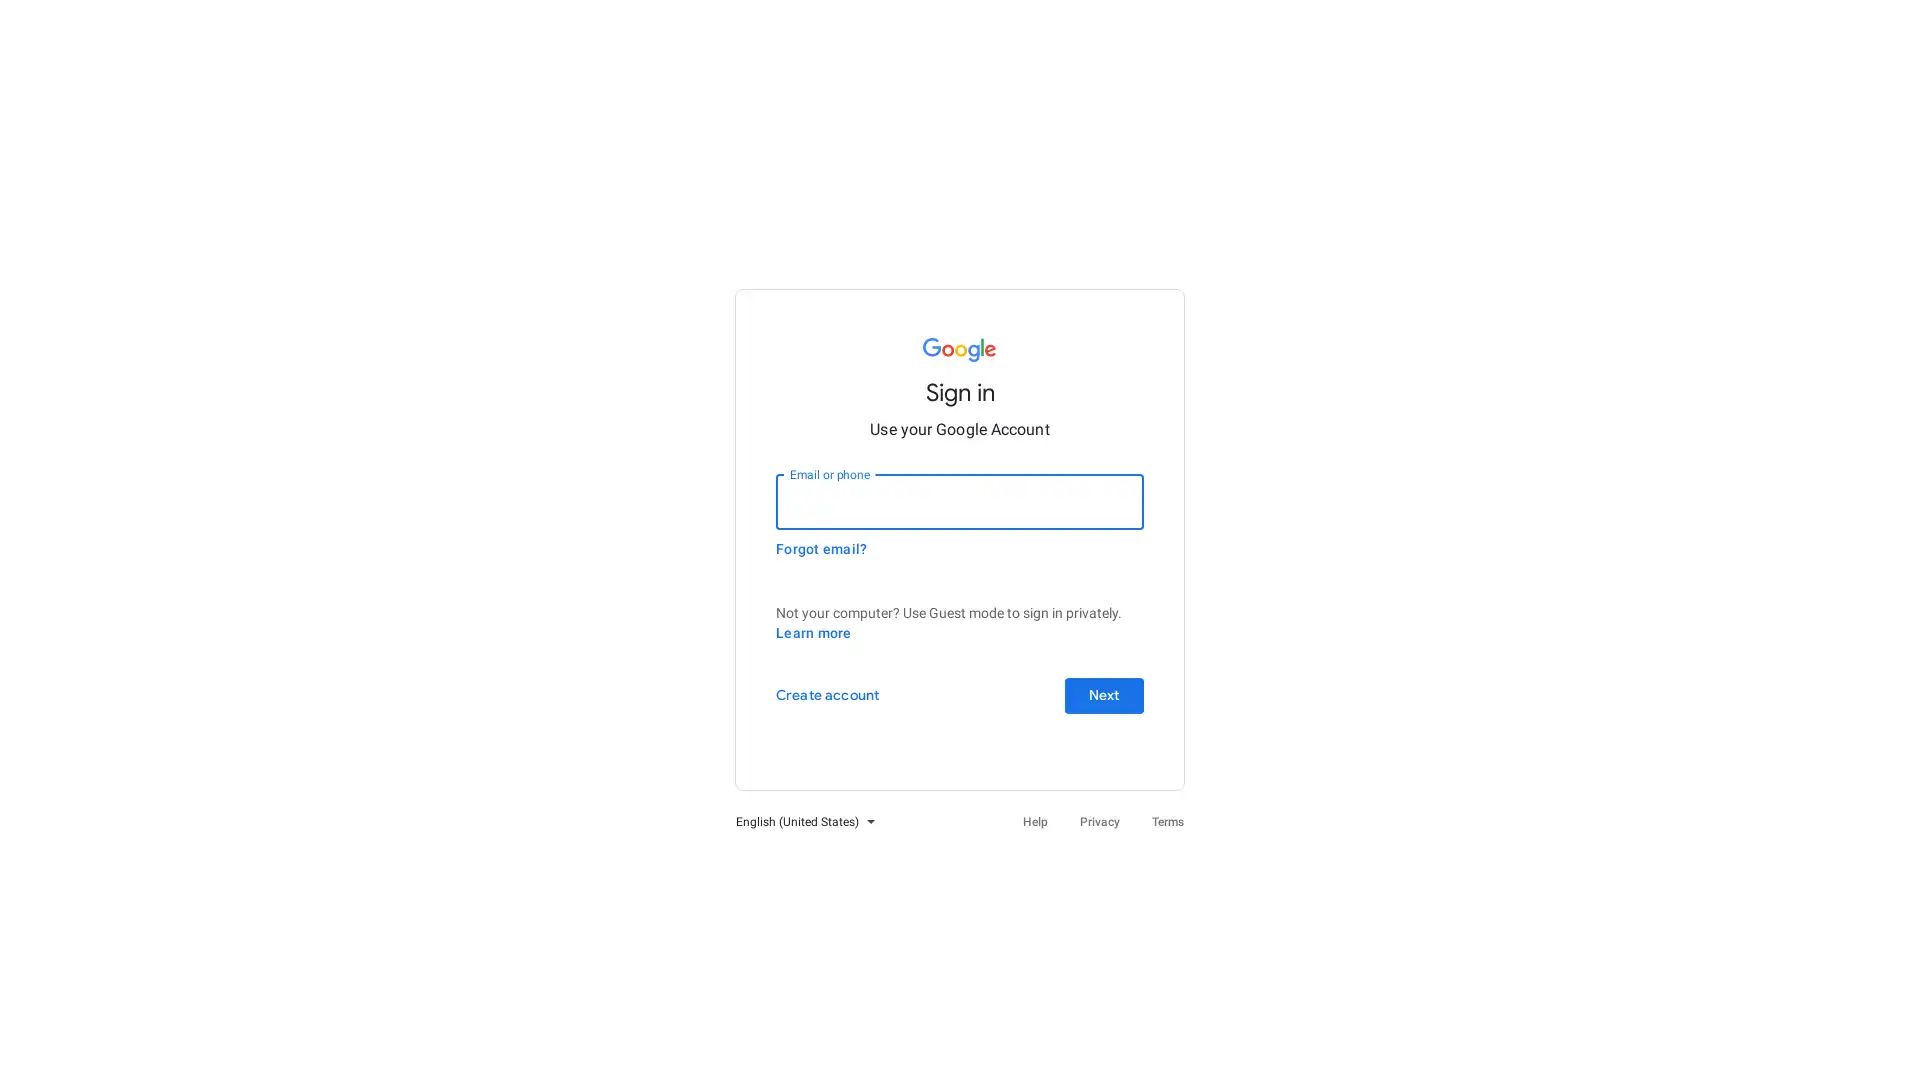  Describe the element at coordinates (1103, 693) in the screenshot. I see `Next` at that location.